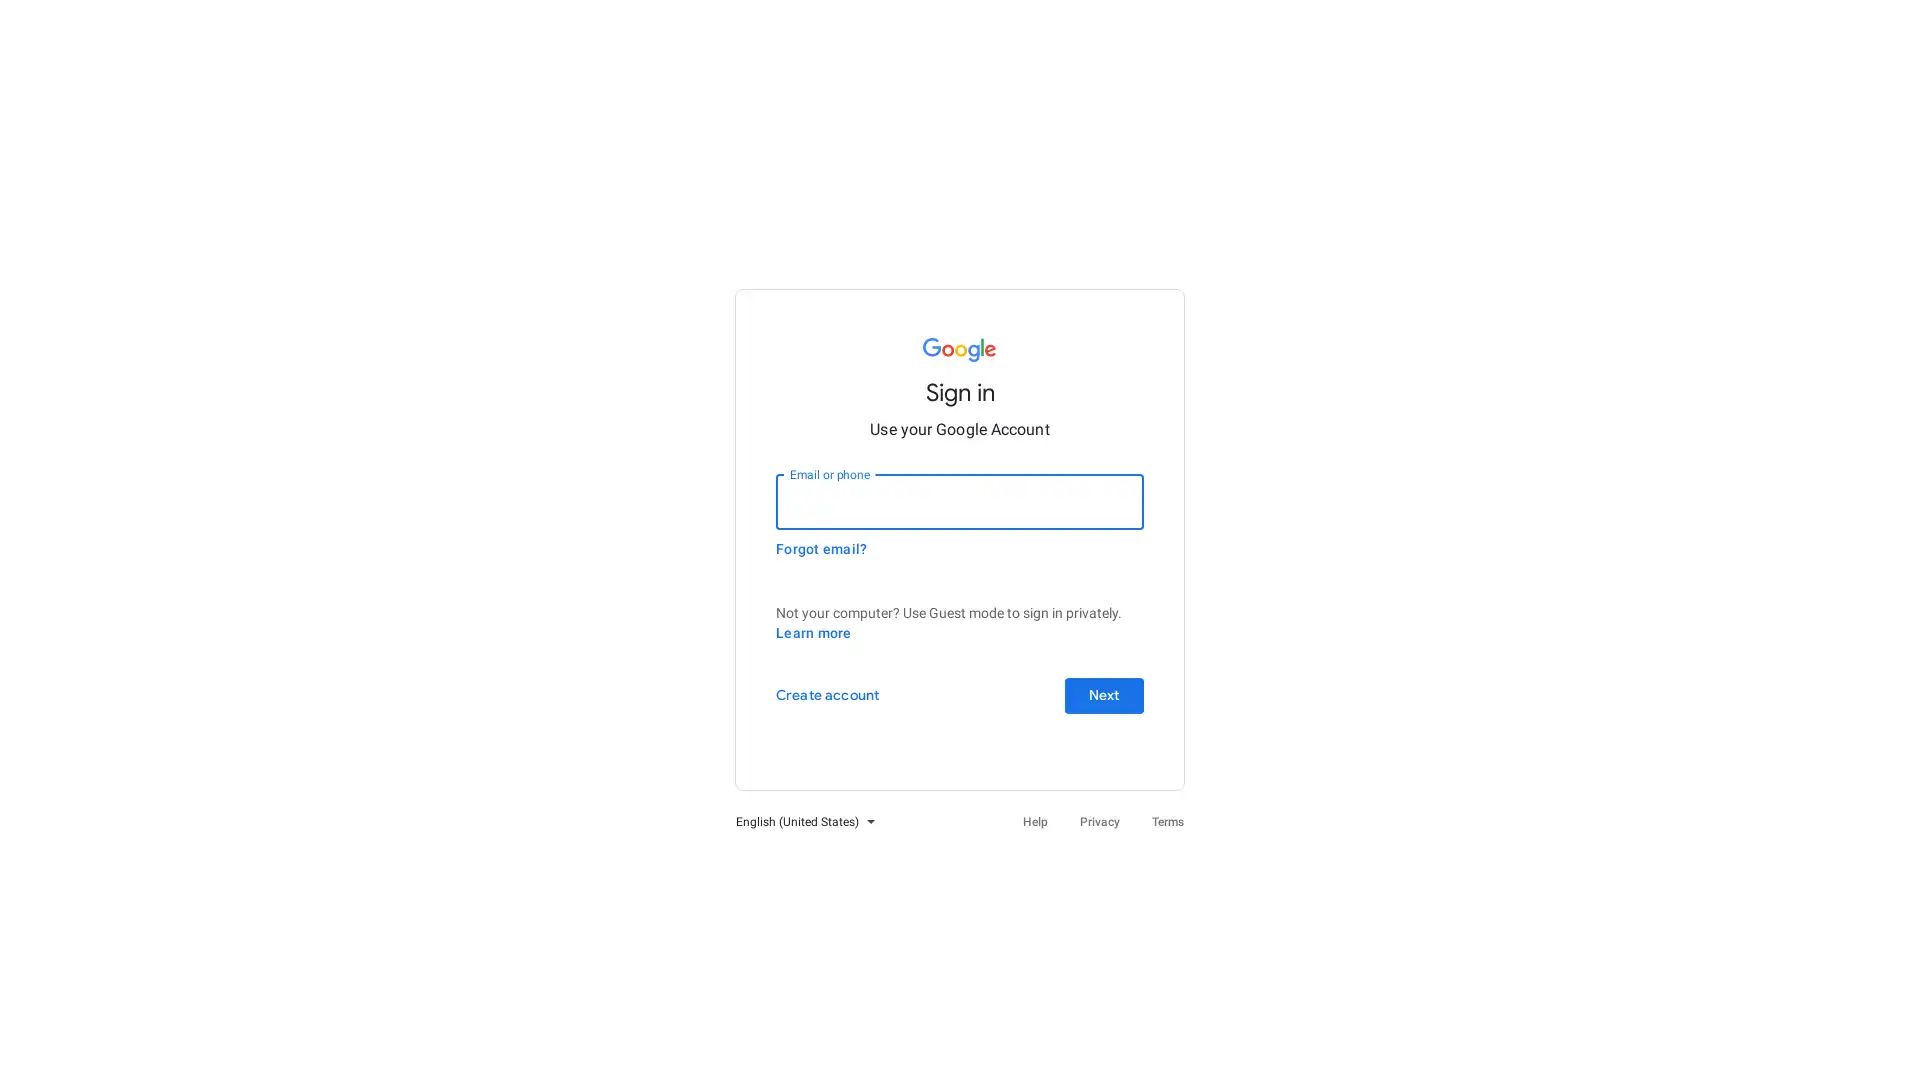  Describe the element at coordinates (1103, 693) in the screenshot. I see `Next` at that location.